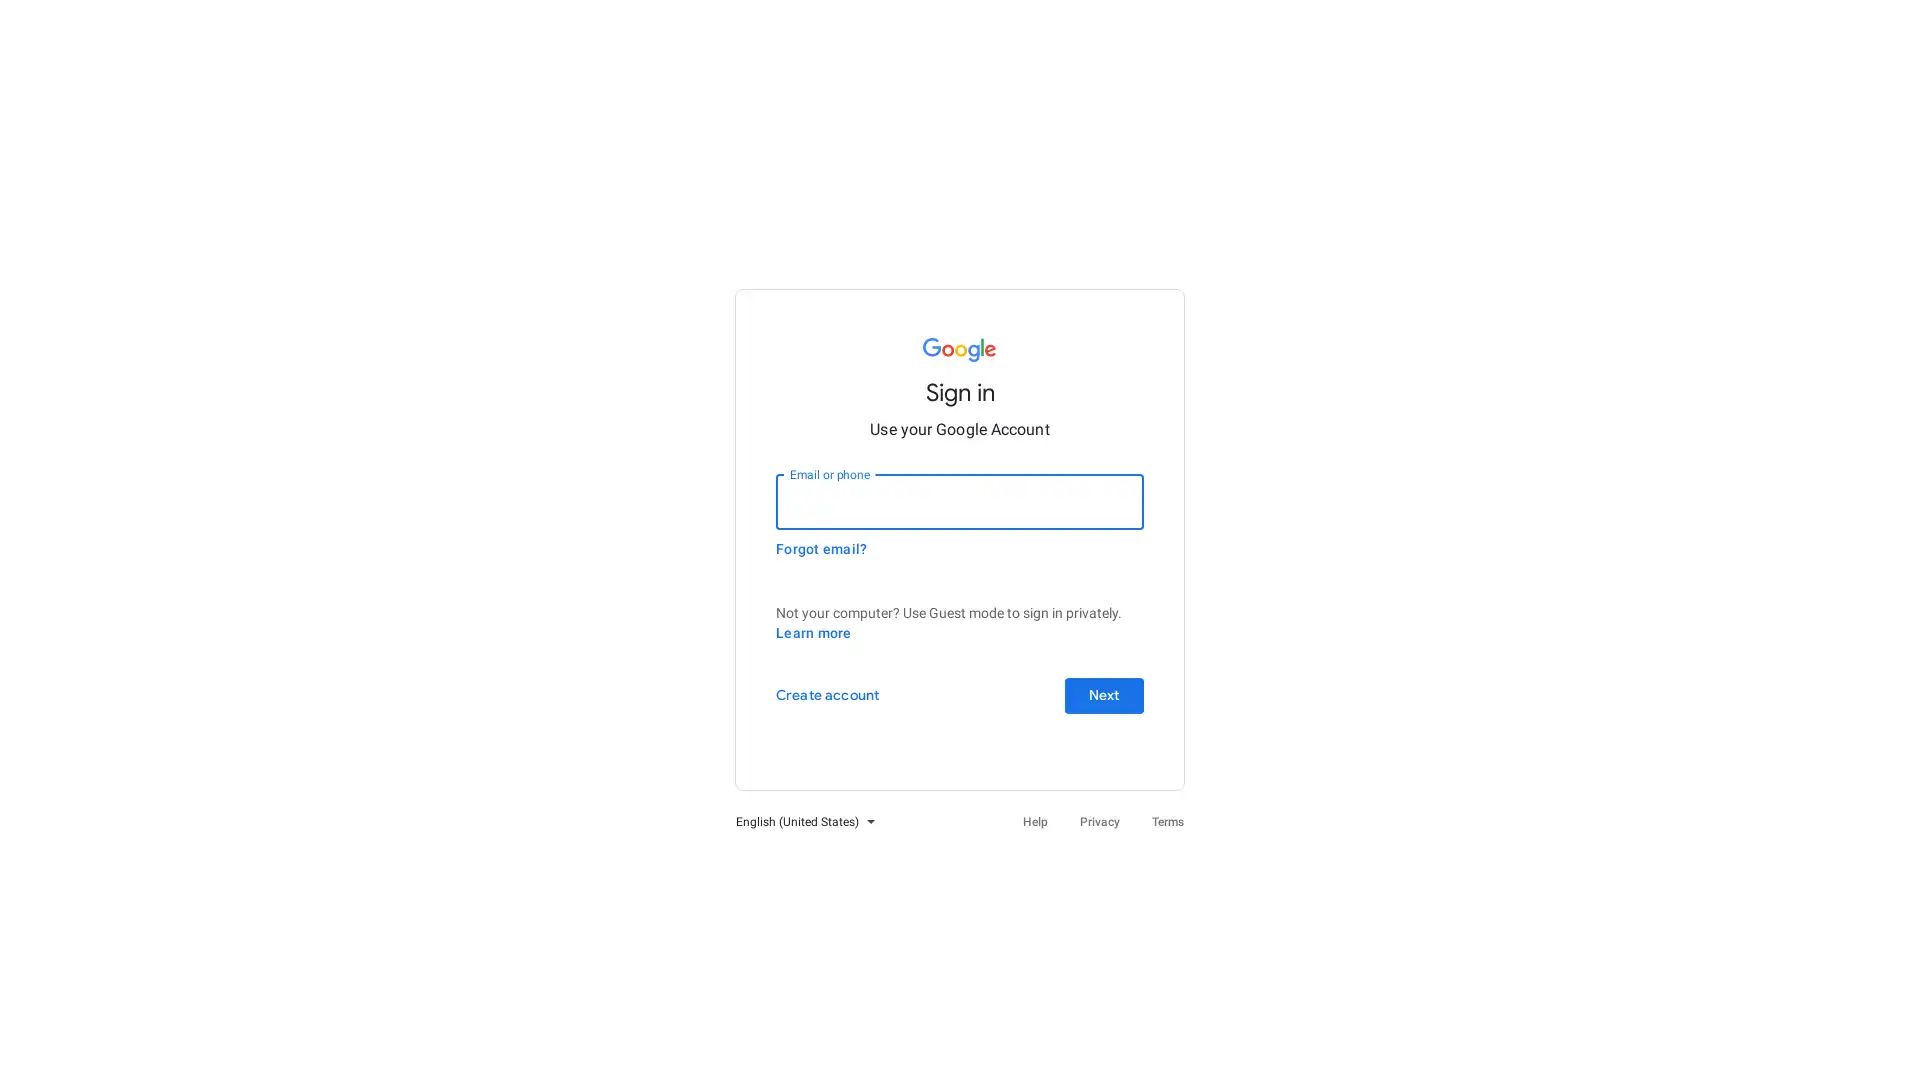  Describe the element at coordinates (1103, 693) in the screenshot. I see `Next` at that location.